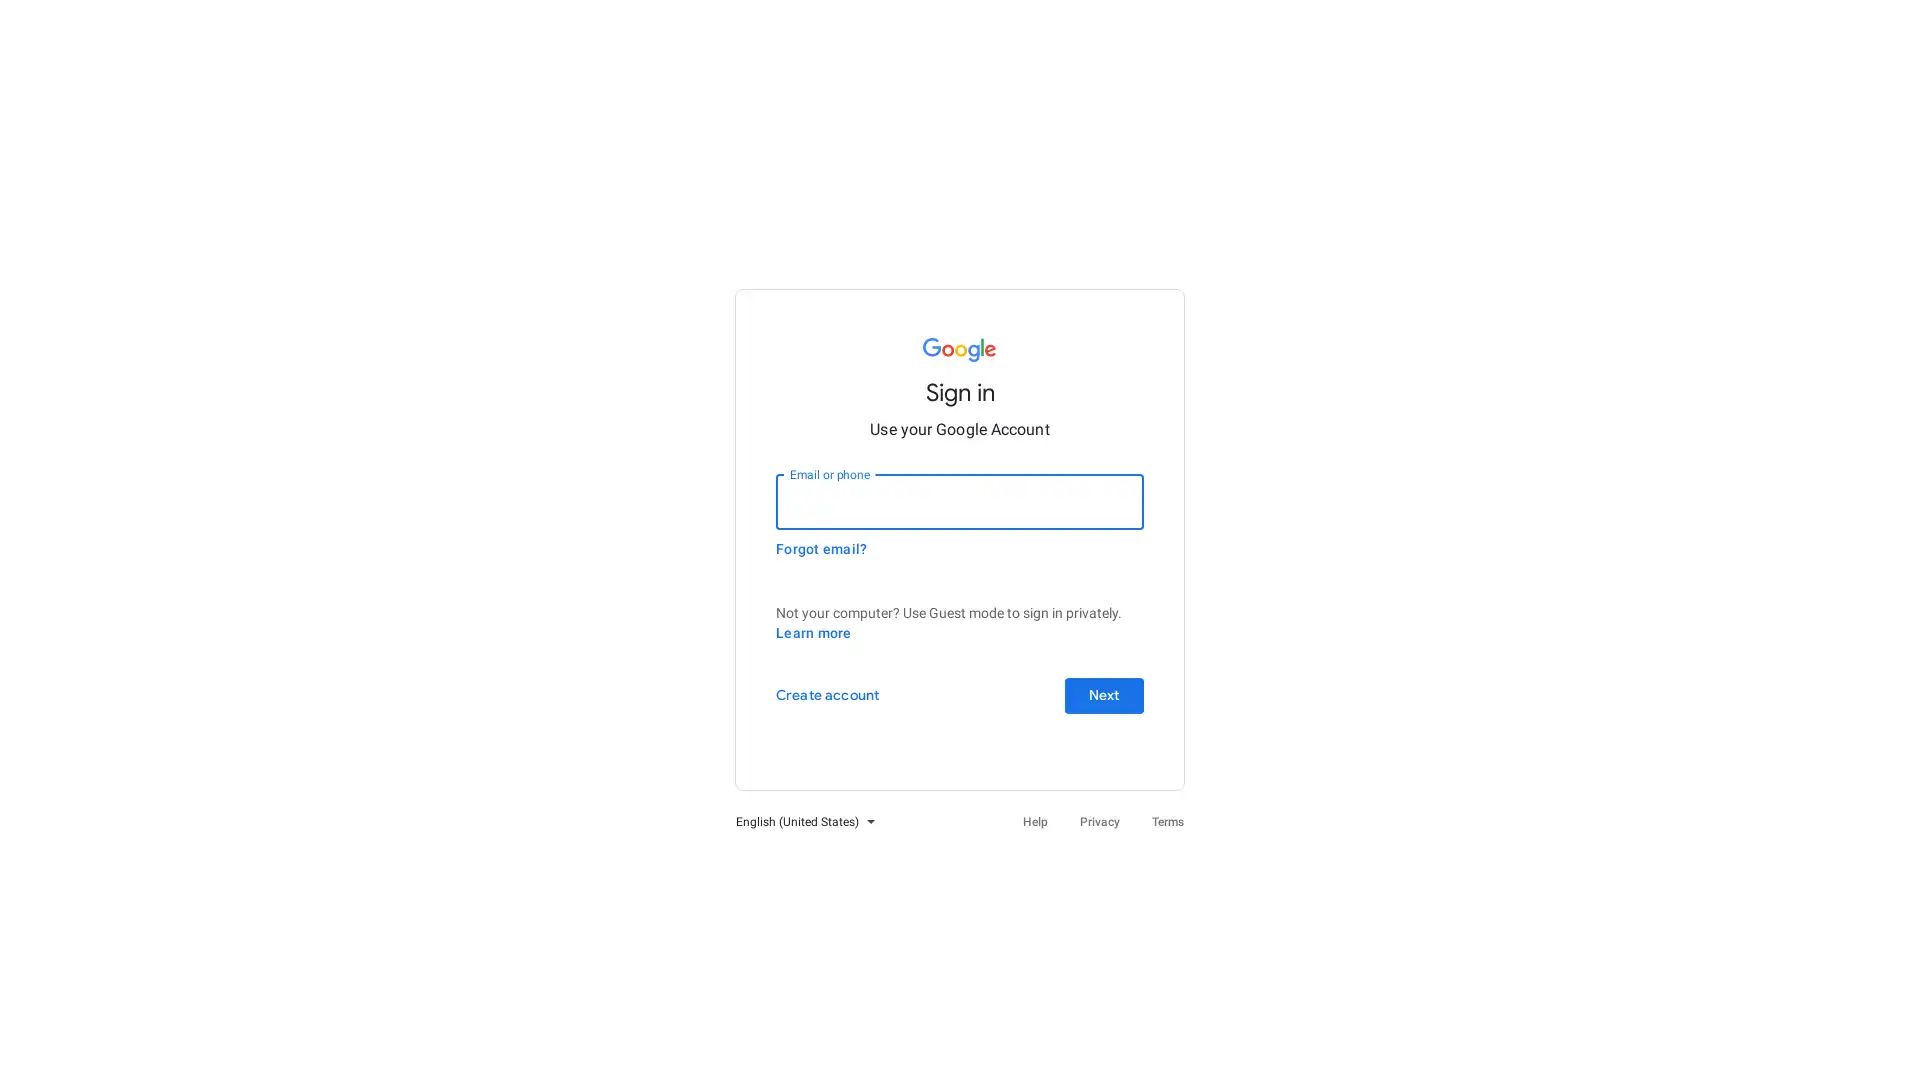  Describe the element at coordinates (1103, 693) in the screenshot. I see `Next` at that location.